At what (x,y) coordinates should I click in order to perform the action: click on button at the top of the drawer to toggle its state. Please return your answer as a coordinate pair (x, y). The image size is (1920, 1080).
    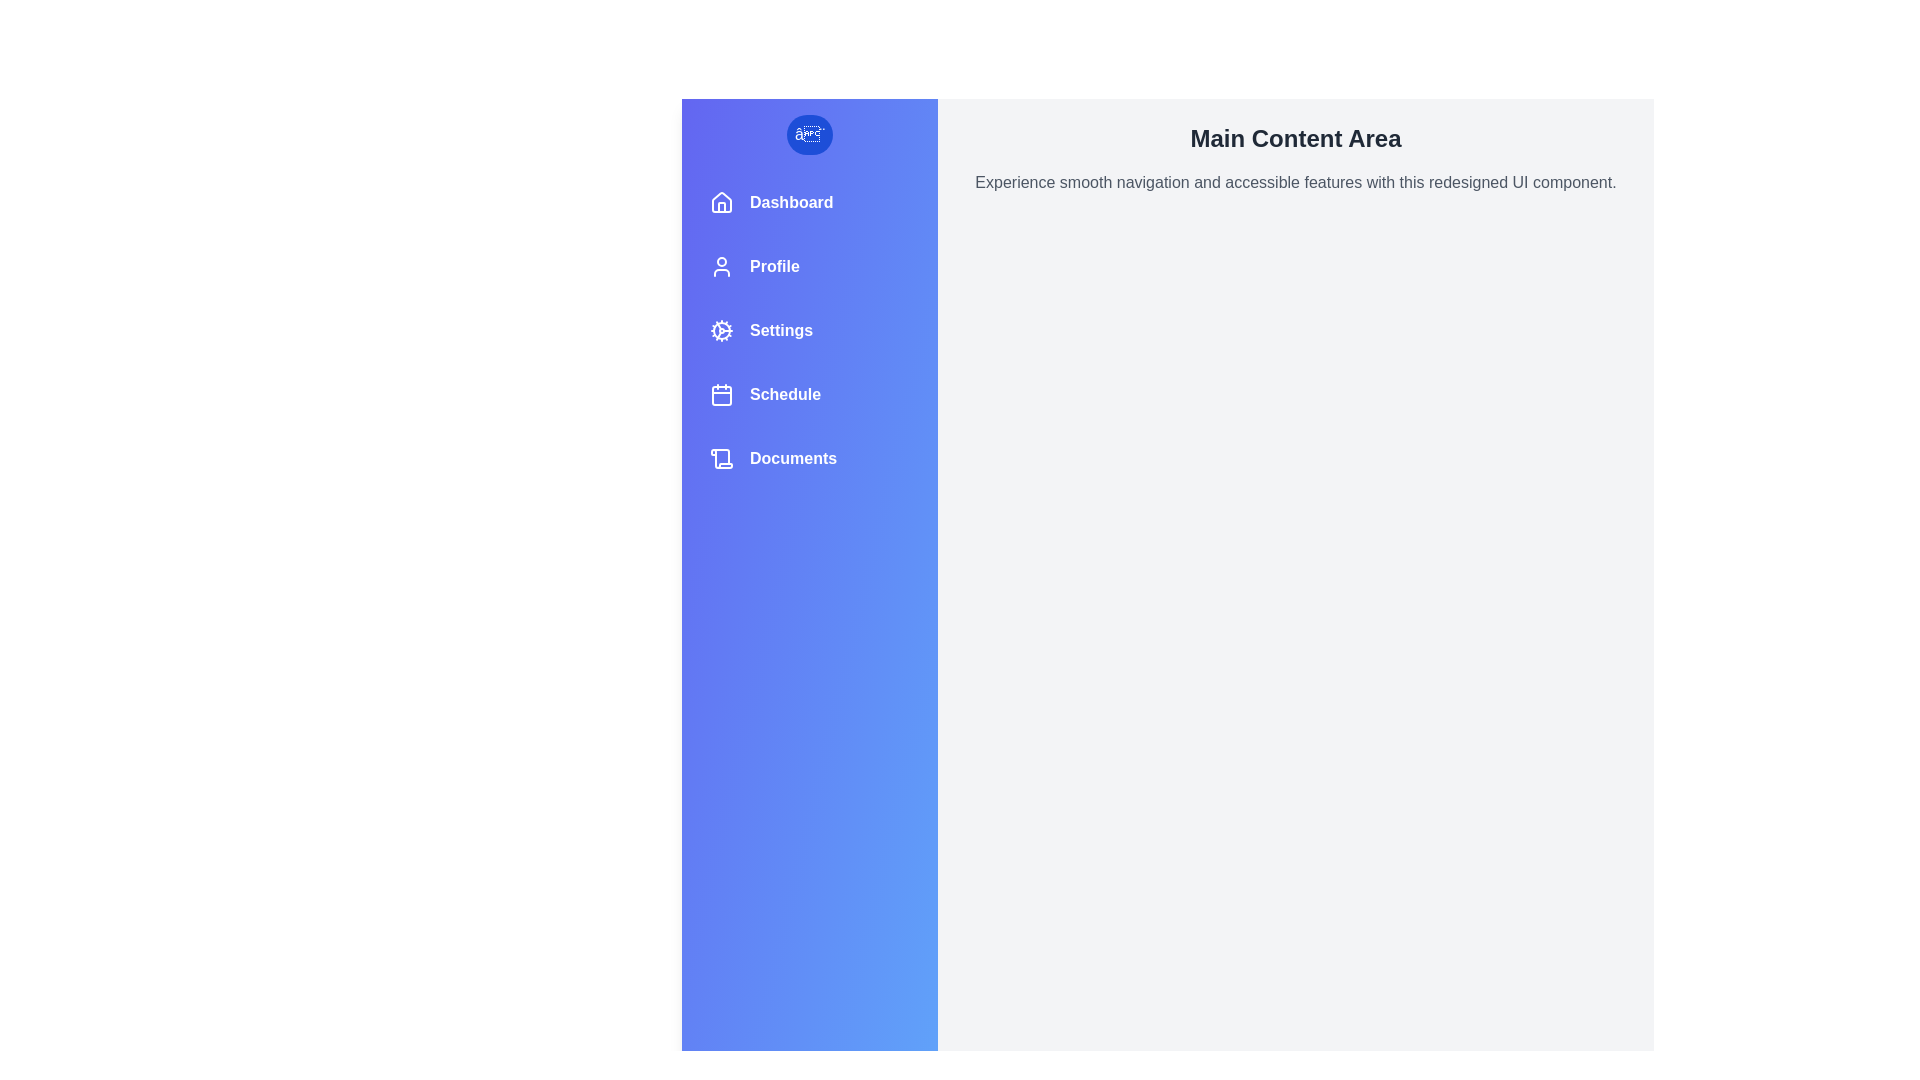
    Looking at the image, I should click on (810, 135).